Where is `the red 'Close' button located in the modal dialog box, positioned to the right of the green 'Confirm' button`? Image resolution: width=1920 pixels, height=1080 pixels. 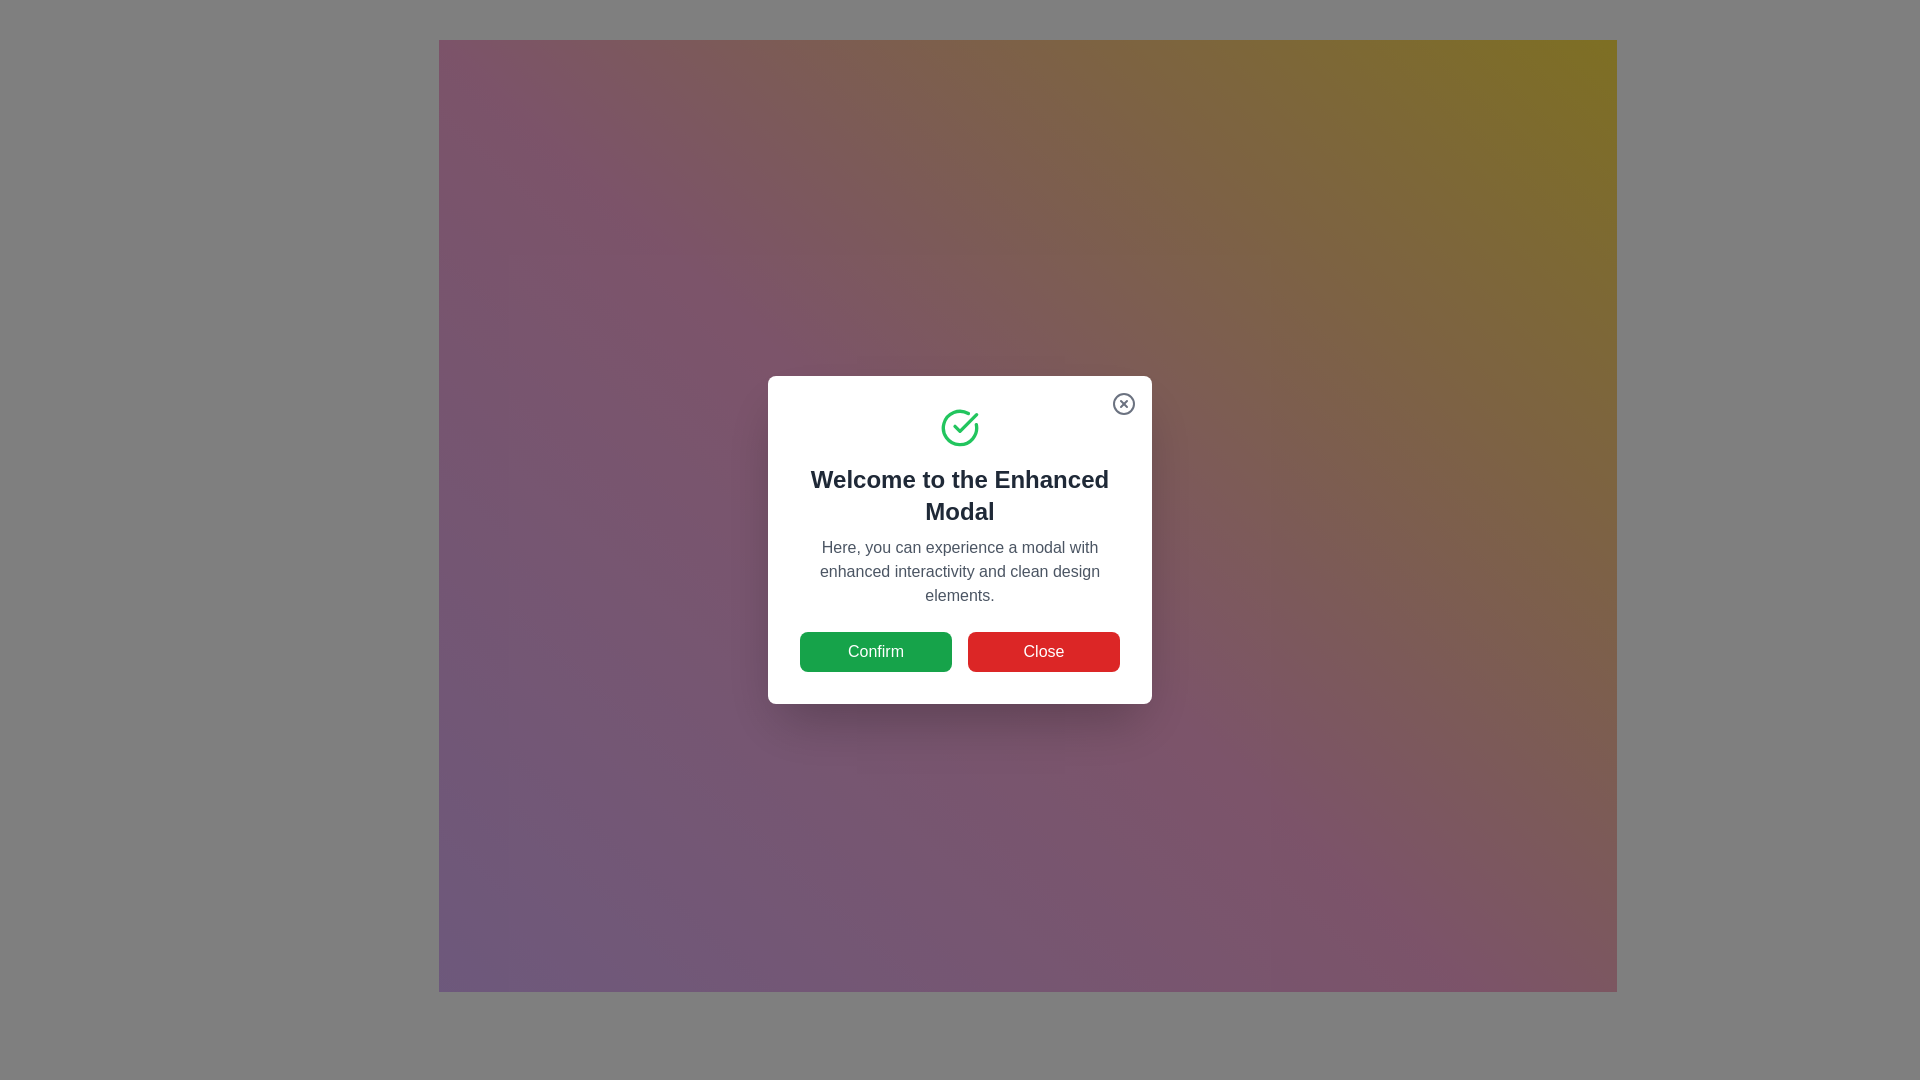
the red 'Close' button located in the modal dialog box, positioned to the right of the green 'Confirm' button is located at coordinates (1042, 651).